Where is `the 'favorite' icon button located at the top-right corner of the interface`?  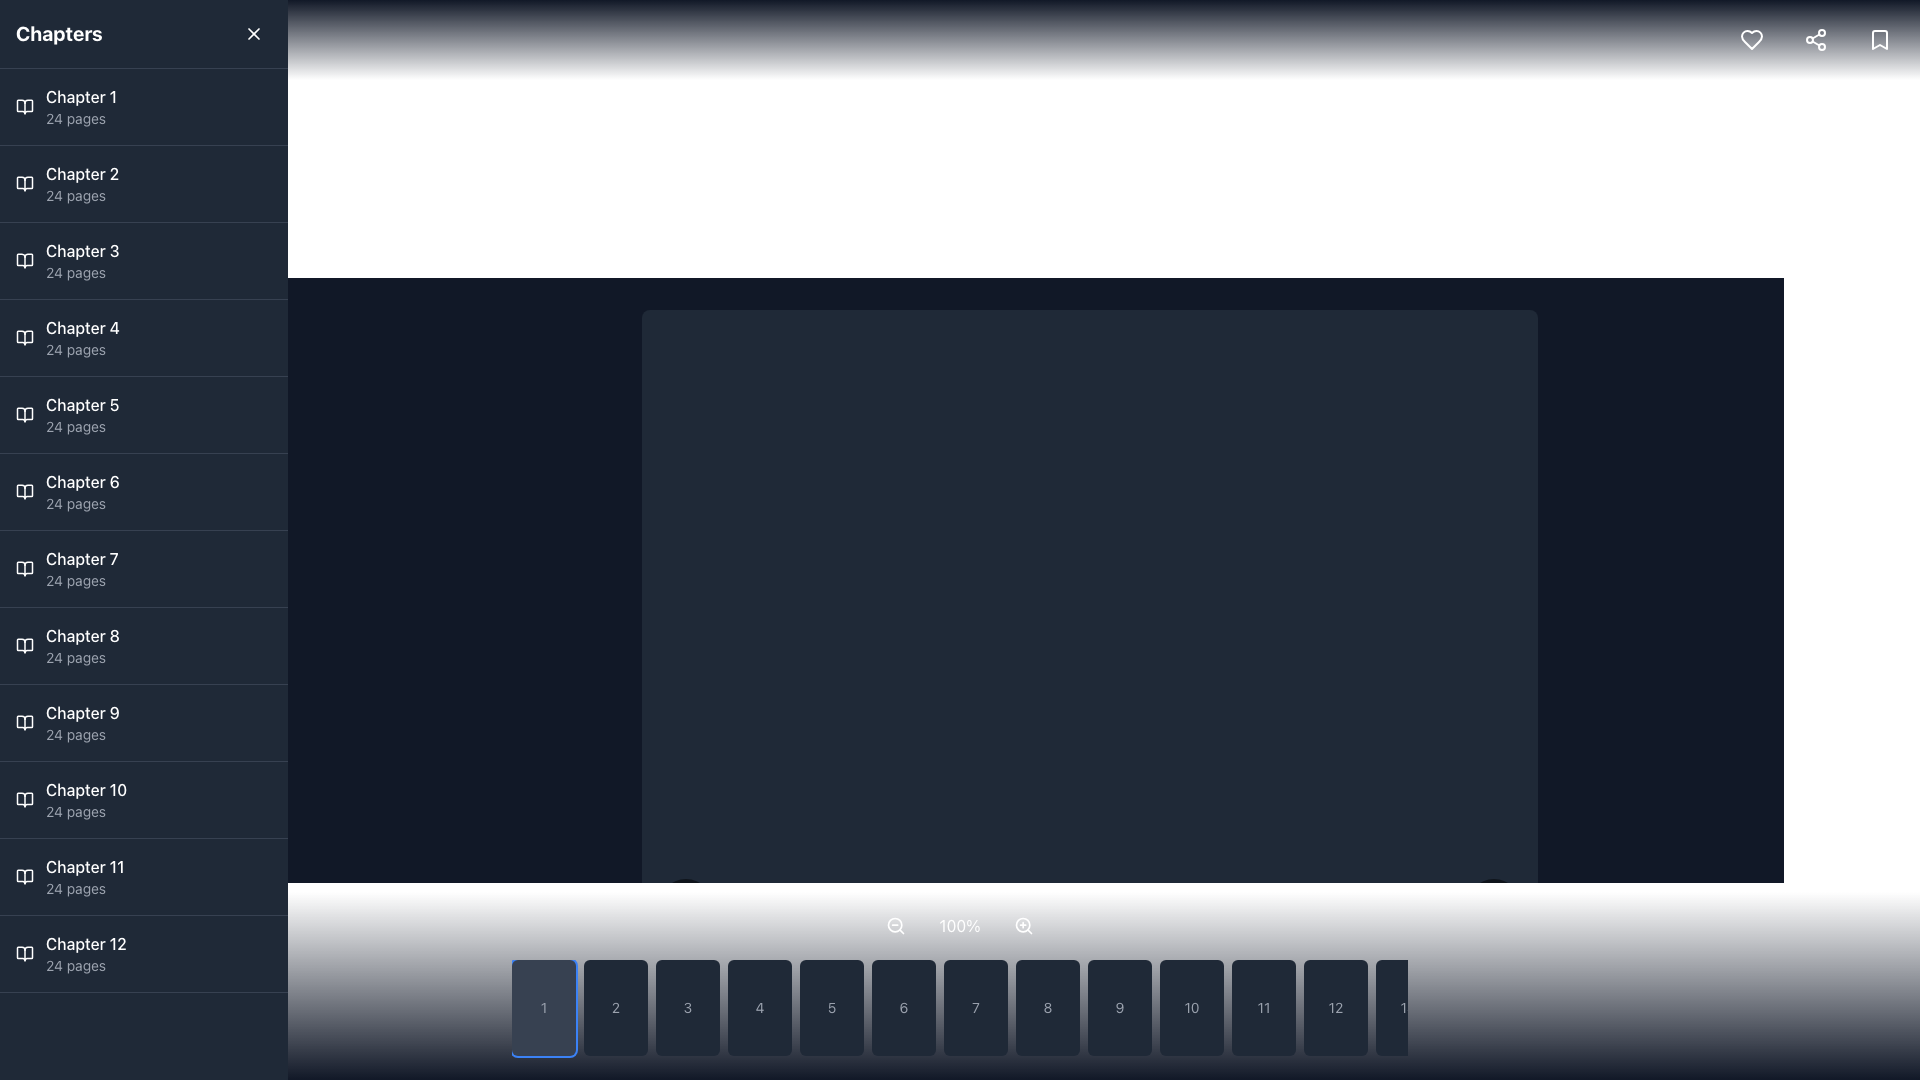 the 'favorite' icon button located at the top-right corner of the interface is located at coordinates (1751, 39).